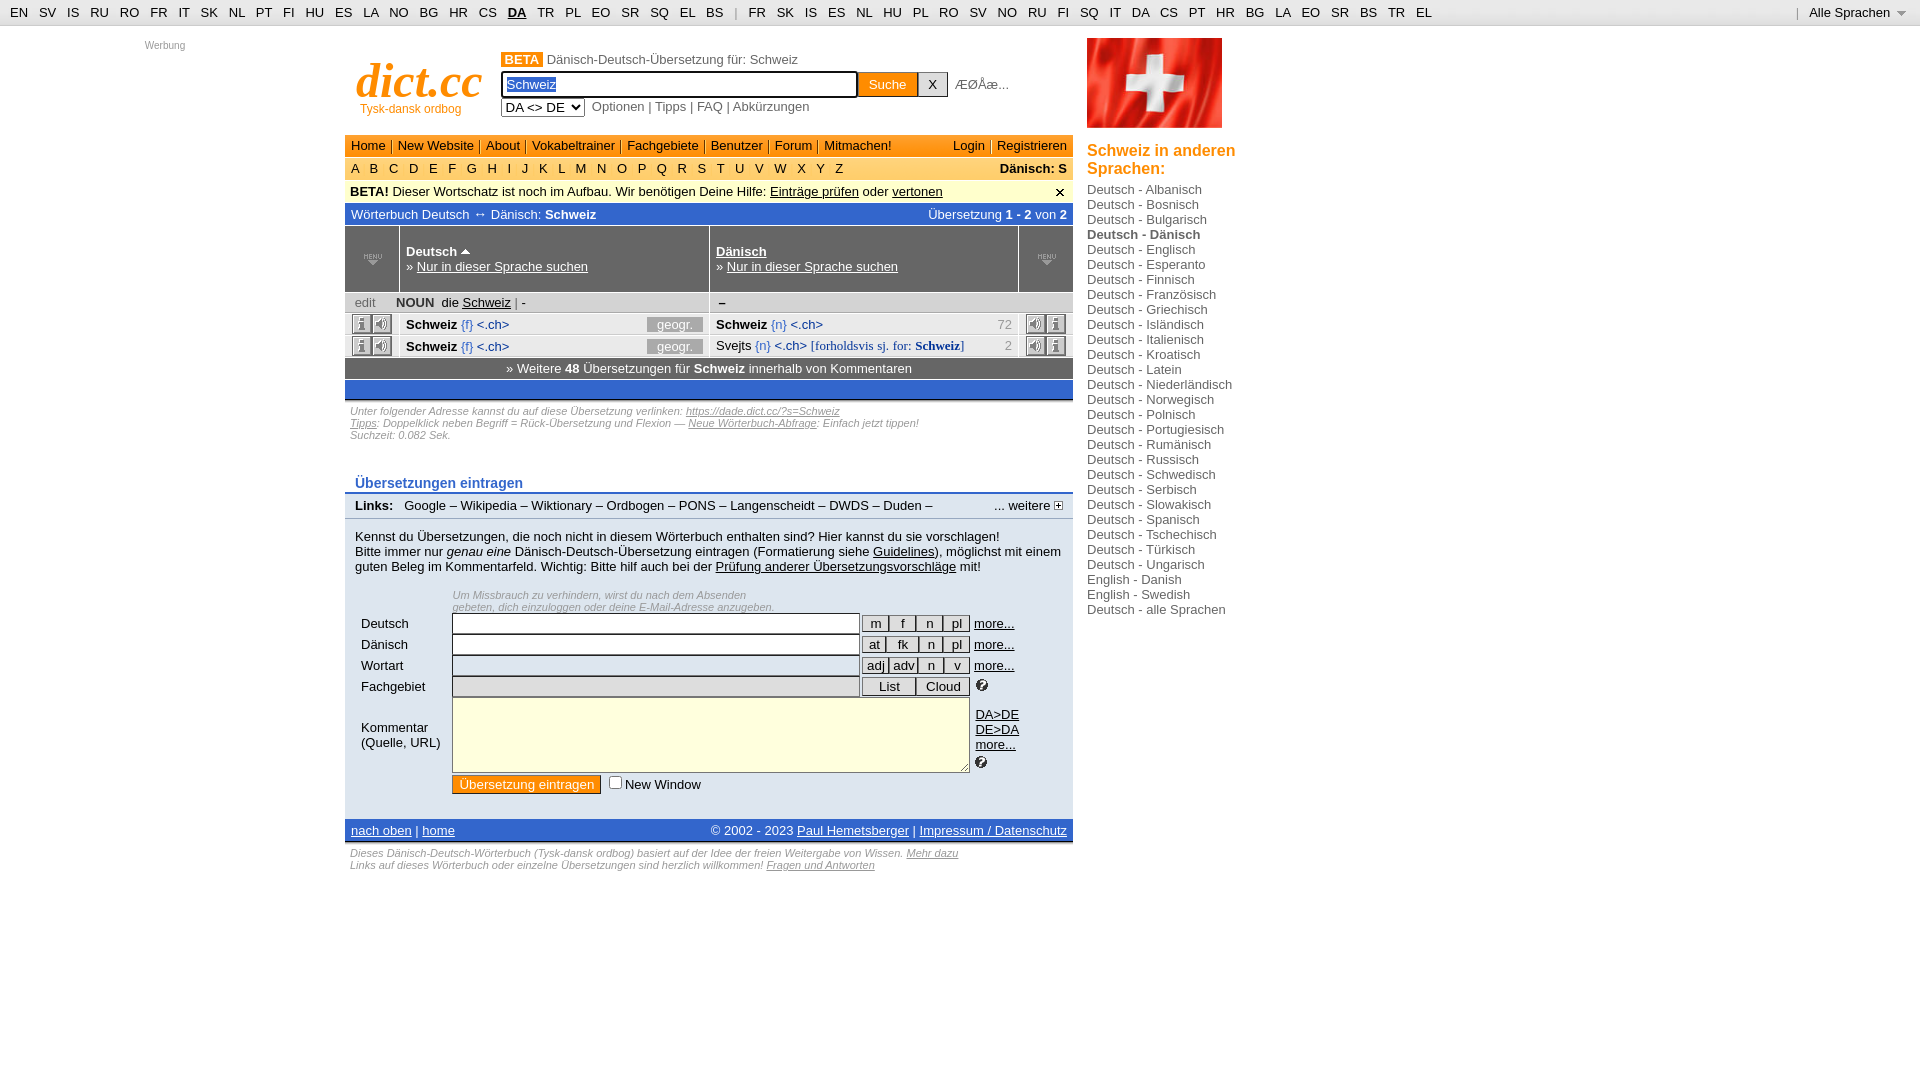 The height and width of the screenshot is (1080, 1920). I want to click on 'Svejts', so click(732, 344).